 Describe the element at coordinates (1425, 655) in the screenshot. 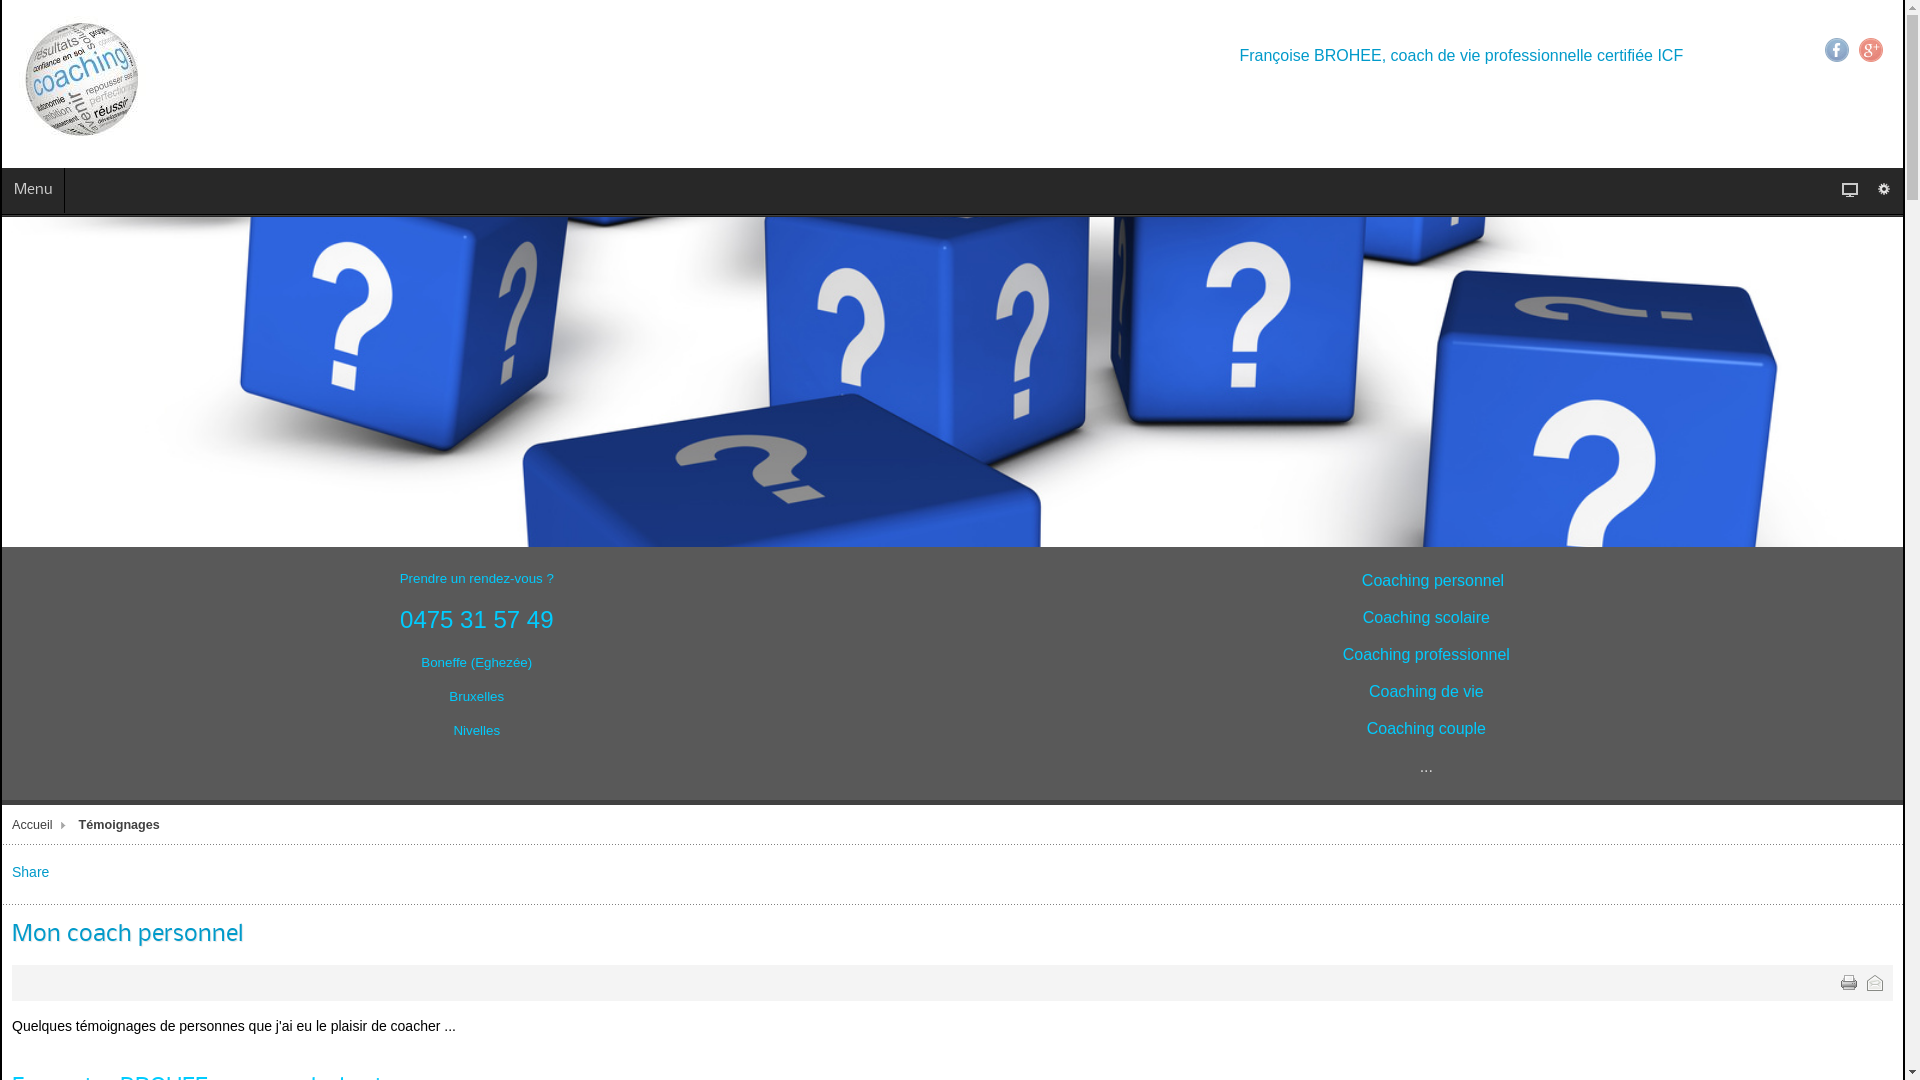

I see `'Coaching professionnel'` at that location.